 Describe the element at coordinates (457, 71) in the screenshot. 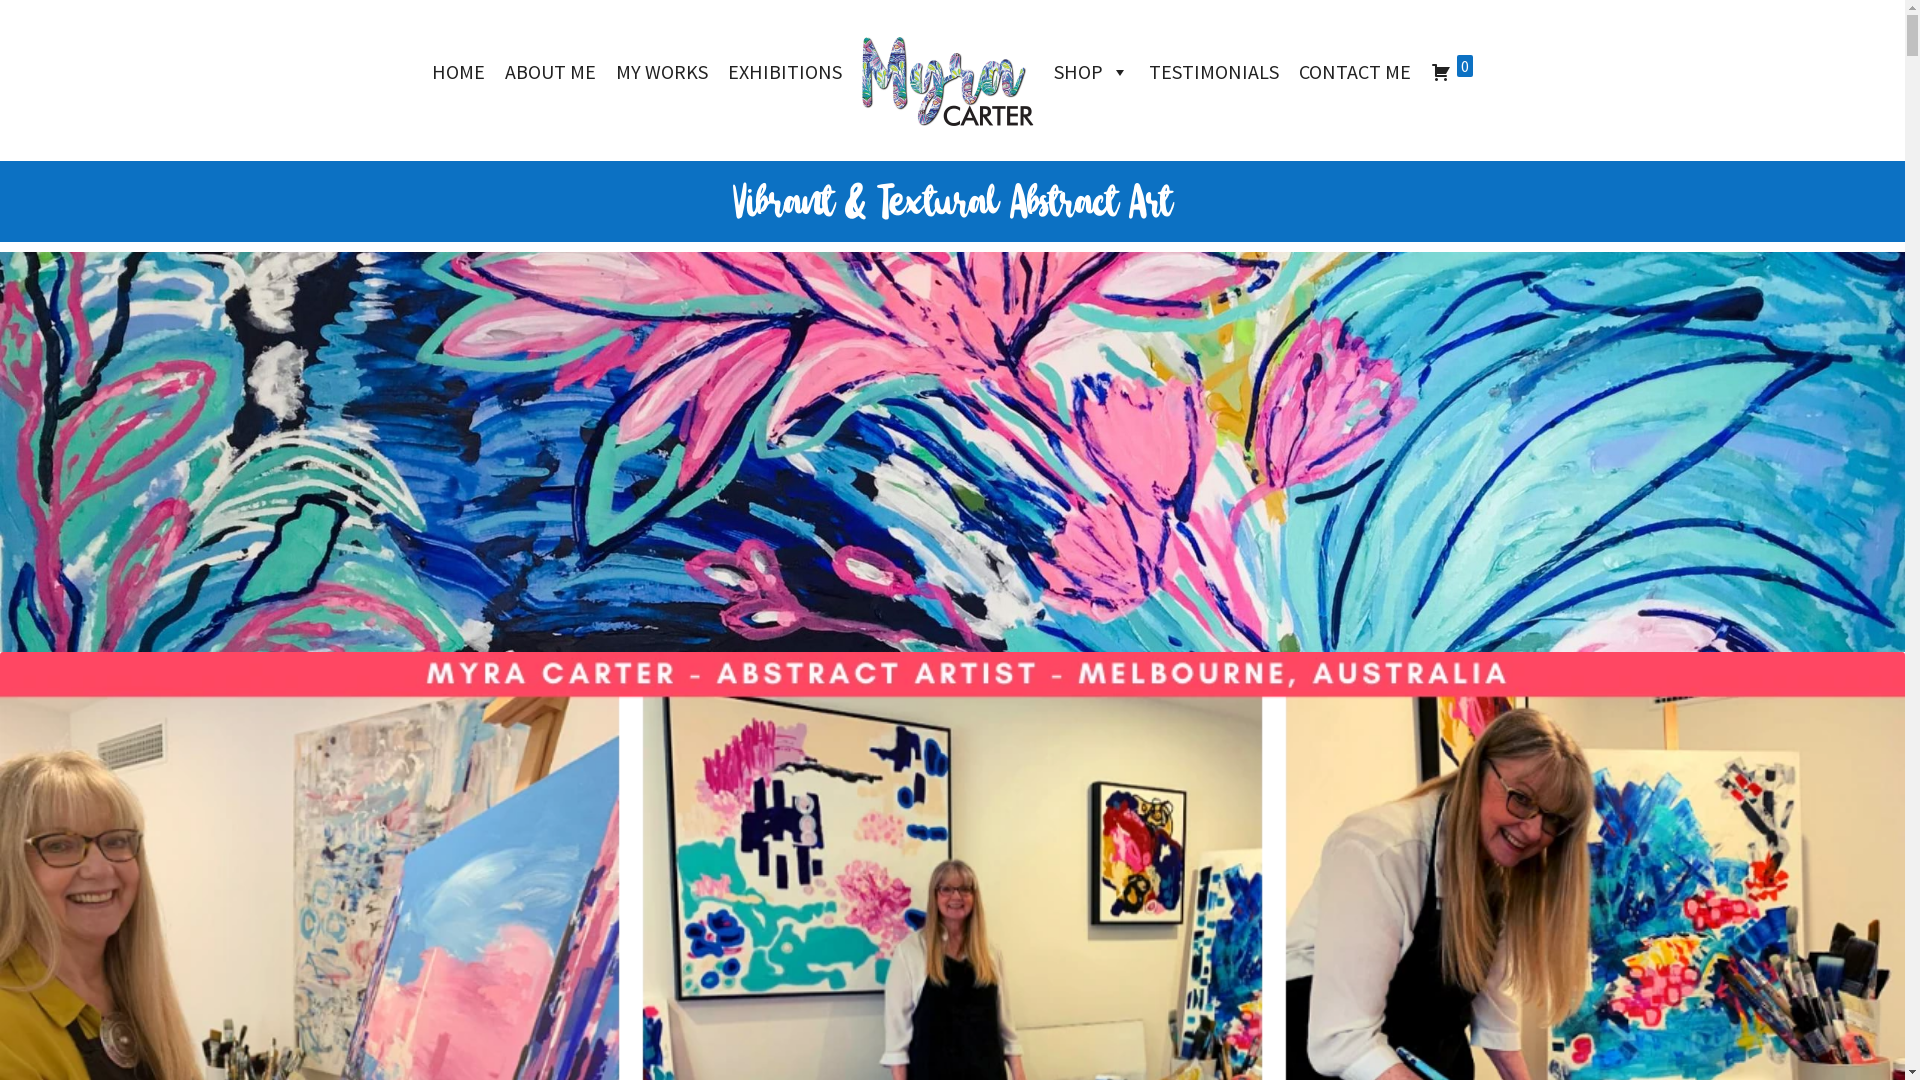

I see `'HOME'` at that location.